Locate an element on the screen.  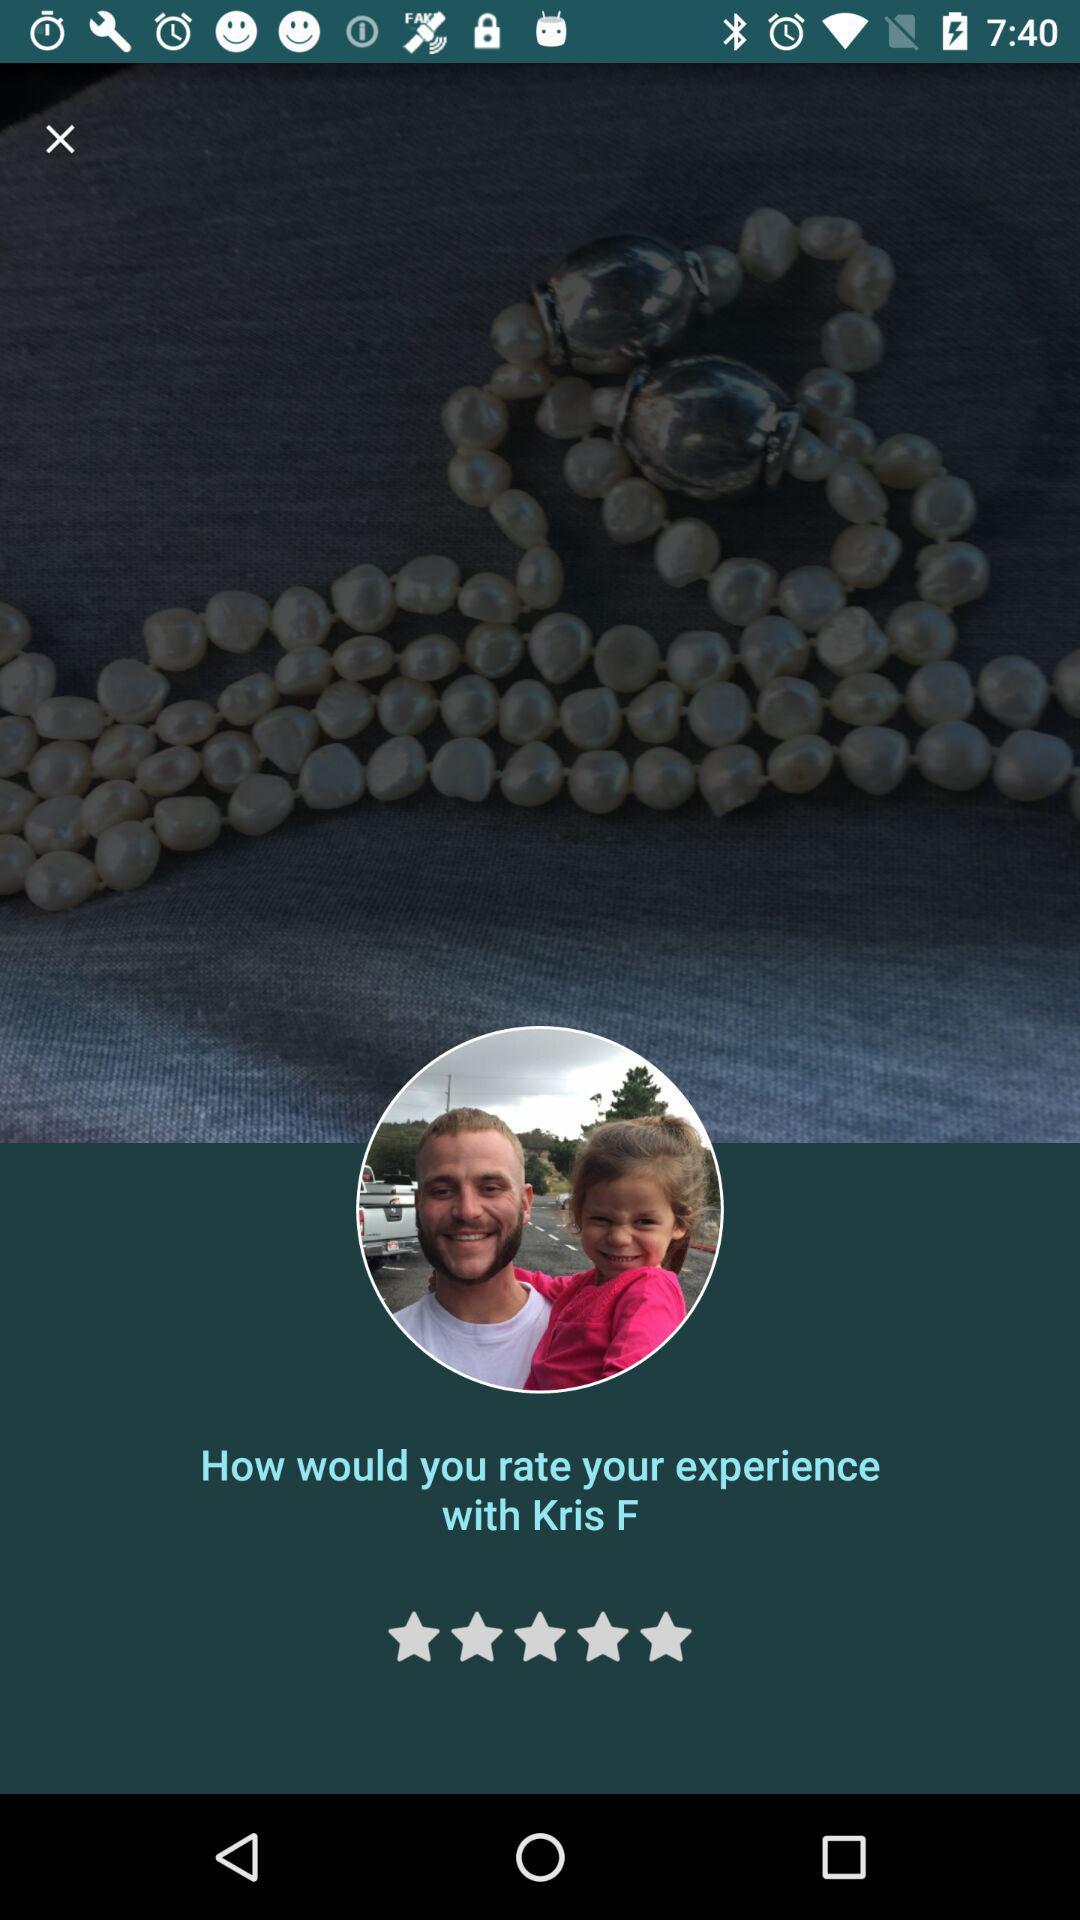
the star icon is located at coordinates (666, 1636).